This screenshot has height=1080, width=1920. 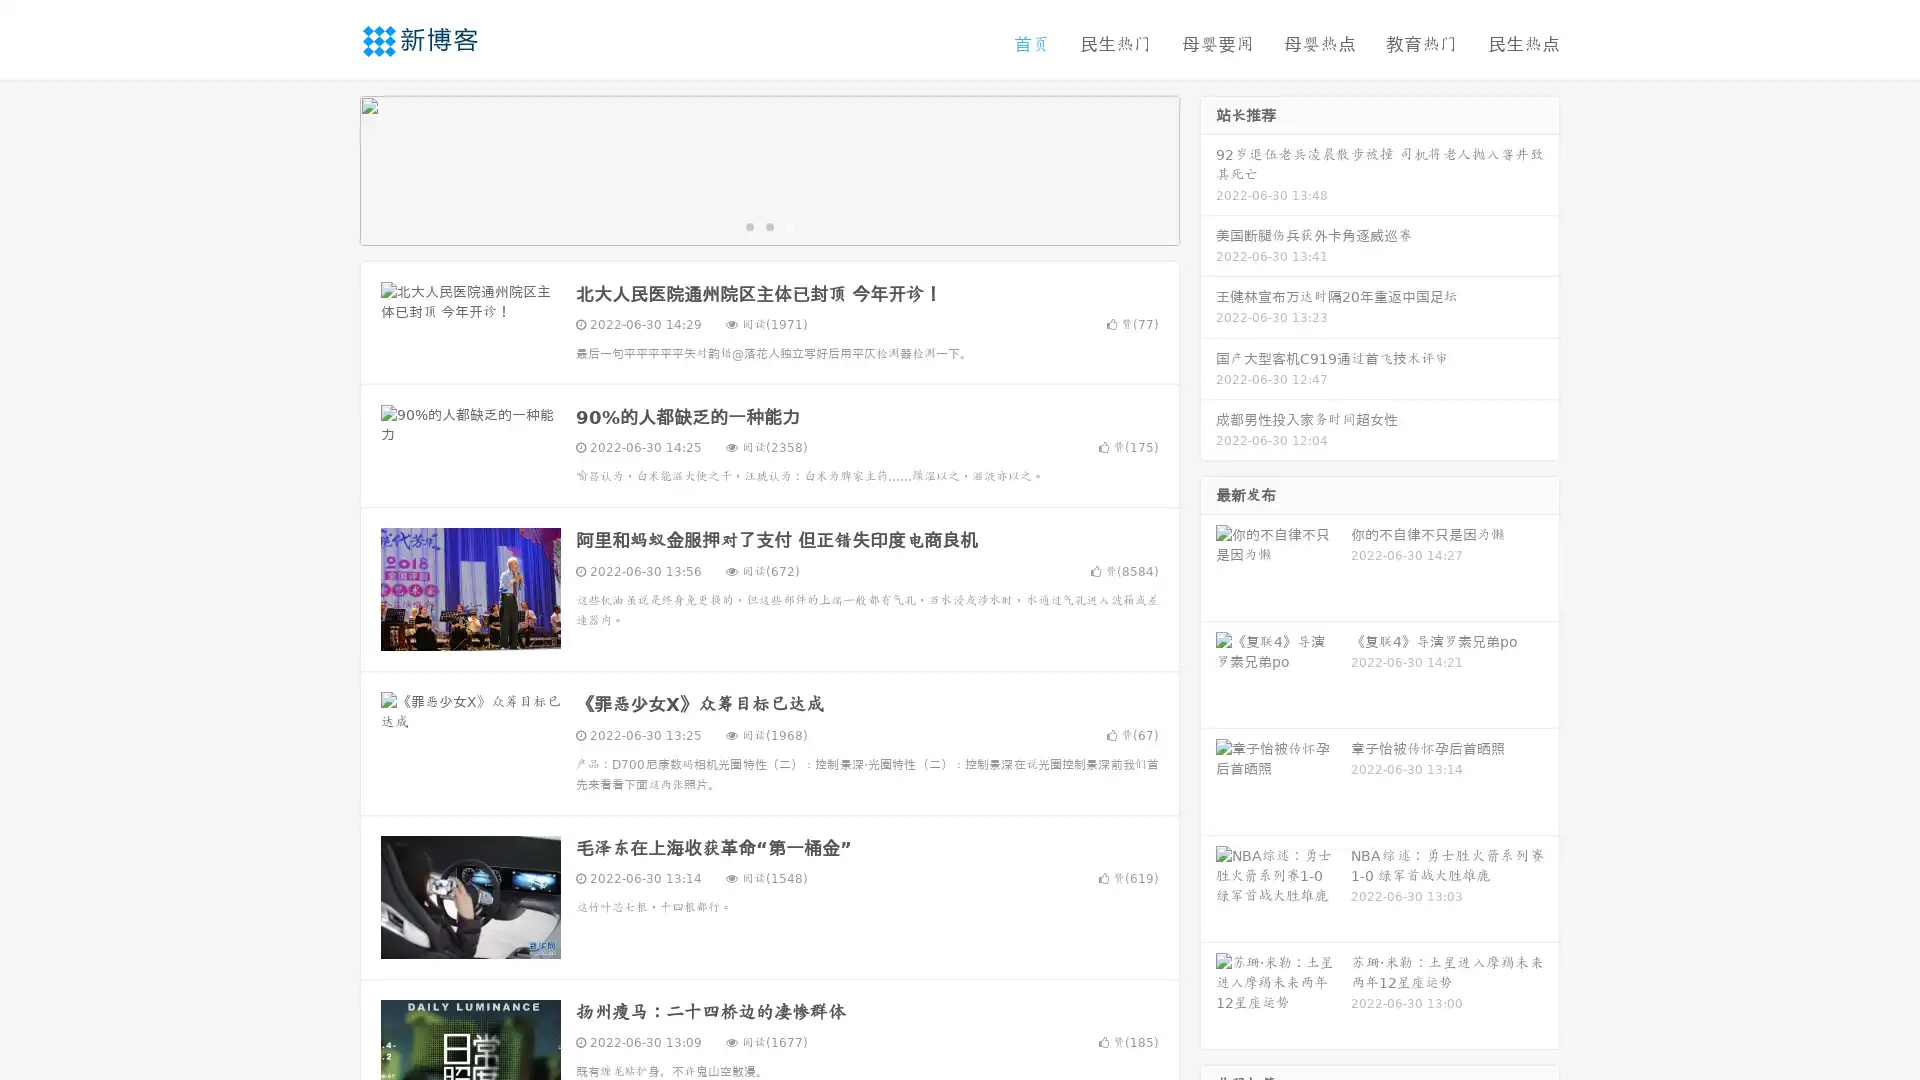 What do you see at coordinates (768, 225) in the screenshot?
I see `Go to slide 2` at bounding box center [768, 225].